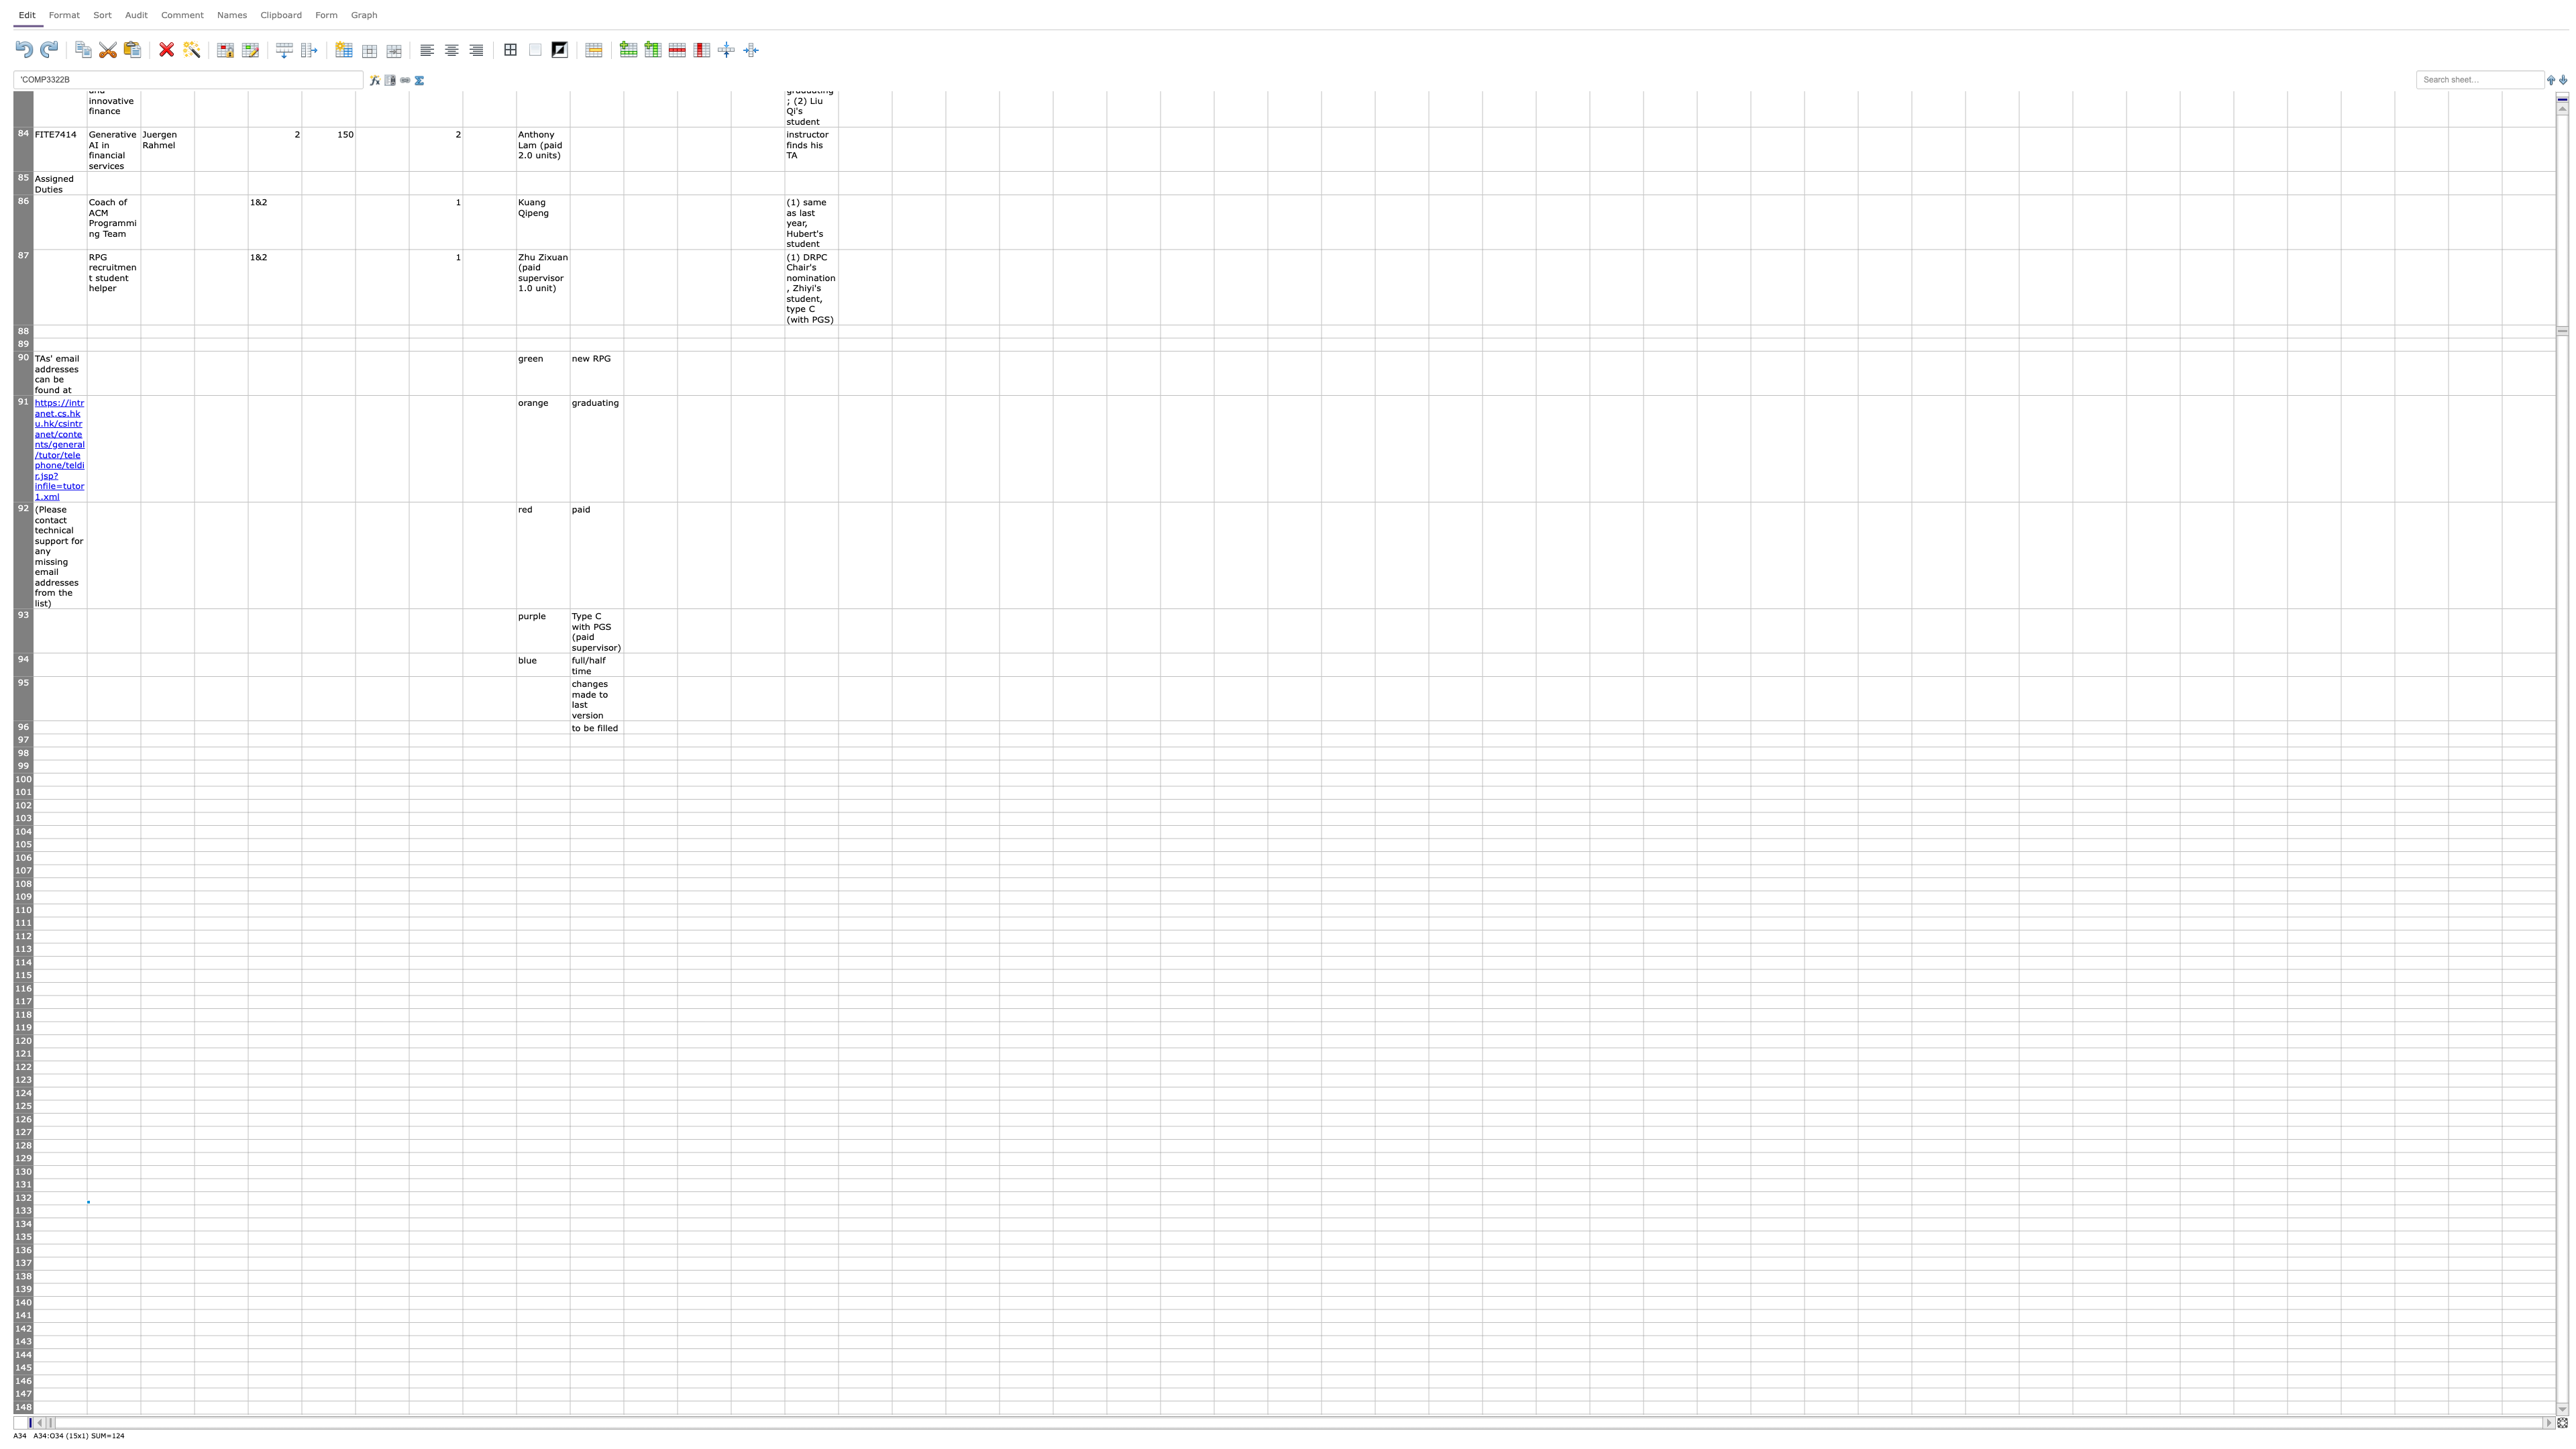 This screenshot has width=2576, height=1449. Describe the element at coordinates (23, 1230) in the screenshot. I see `the bottom edge of header of row 134, for next step resizing the row` at that location.